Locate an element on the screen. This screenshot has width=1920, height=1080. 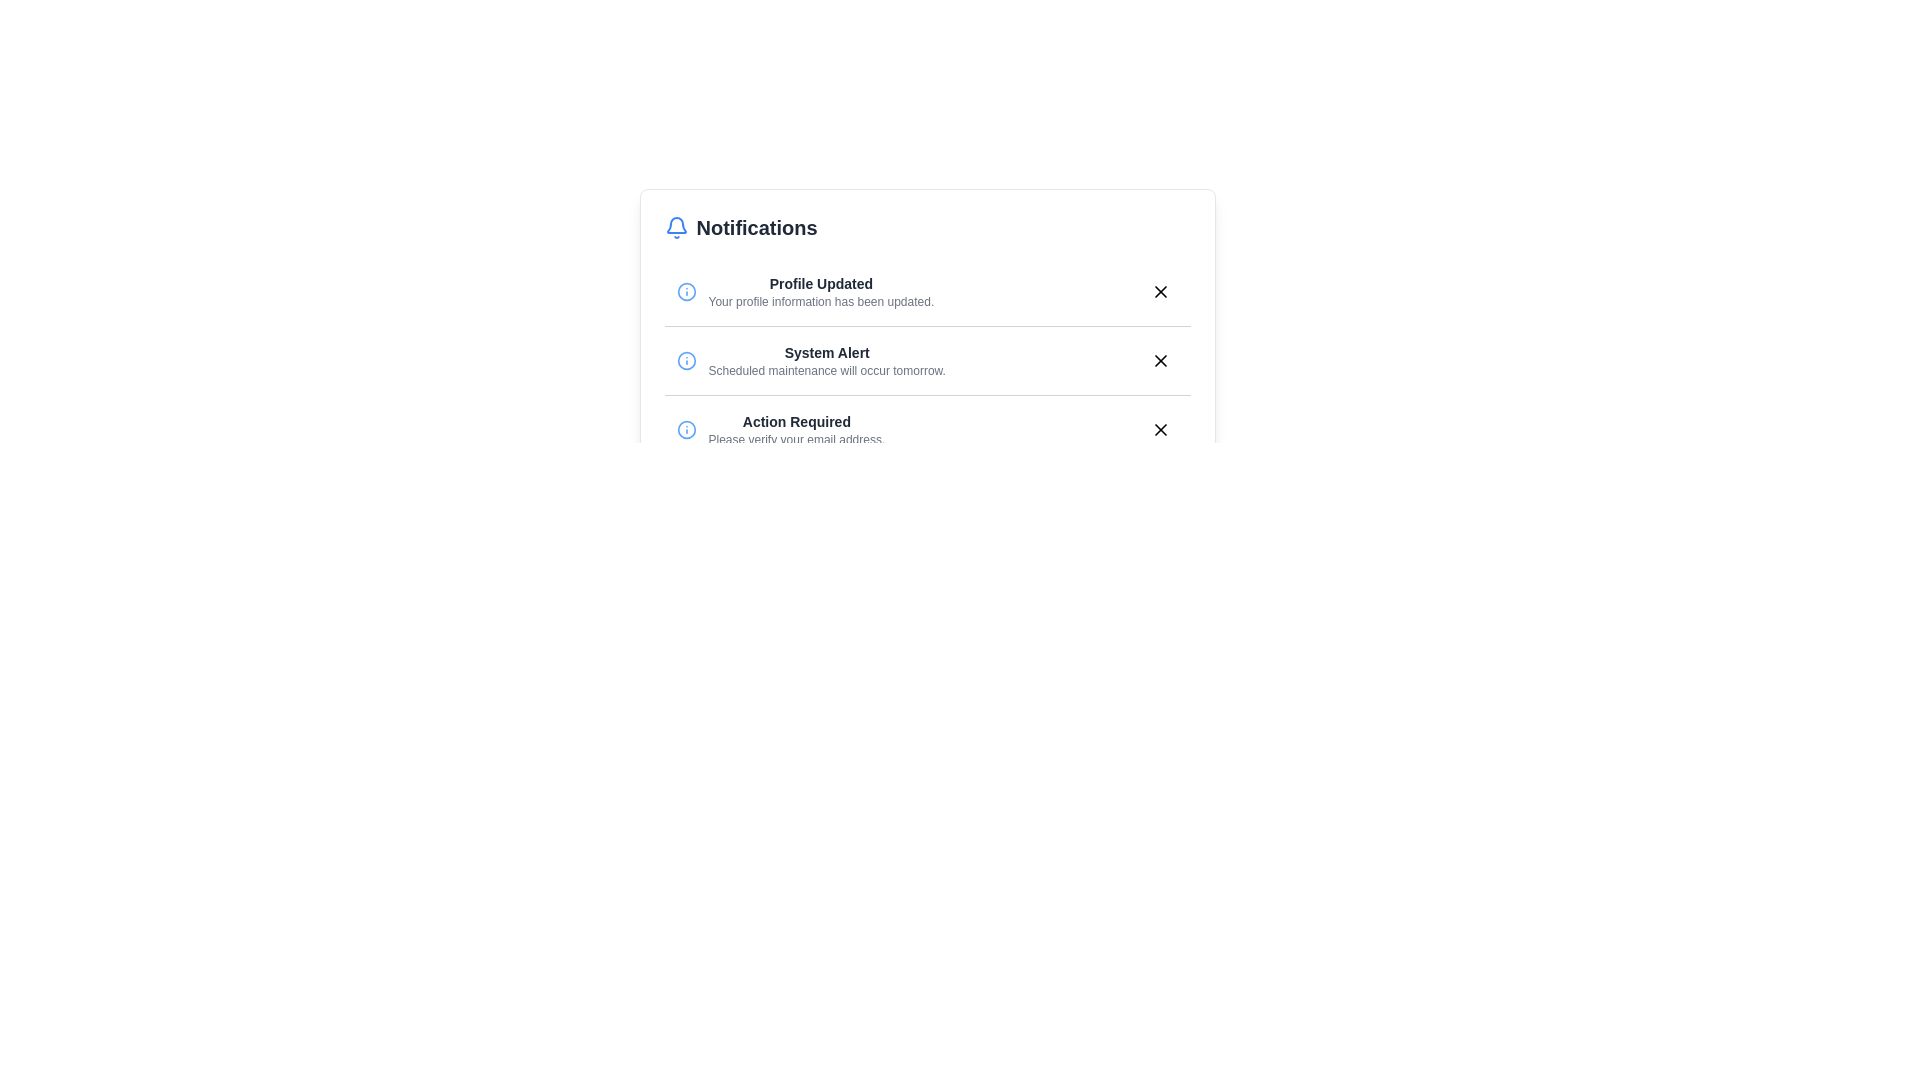
the middle notification entry in the Notification Panel, which has a bold title, finer description text, an icon, and a button on the far right is located at coordinates (926, 361).